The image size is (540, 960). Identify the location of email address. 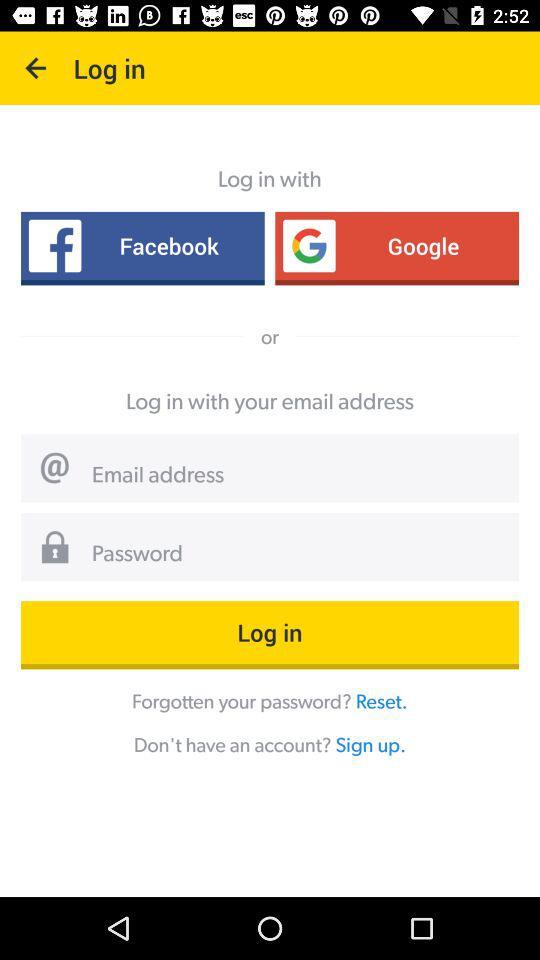
(297, 475).